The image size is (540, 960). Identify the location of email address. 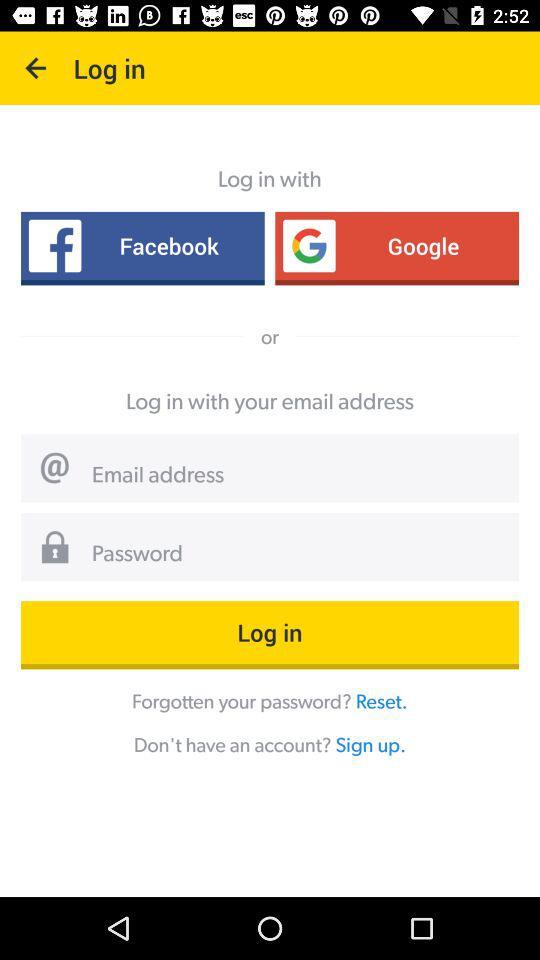
(297, 475).